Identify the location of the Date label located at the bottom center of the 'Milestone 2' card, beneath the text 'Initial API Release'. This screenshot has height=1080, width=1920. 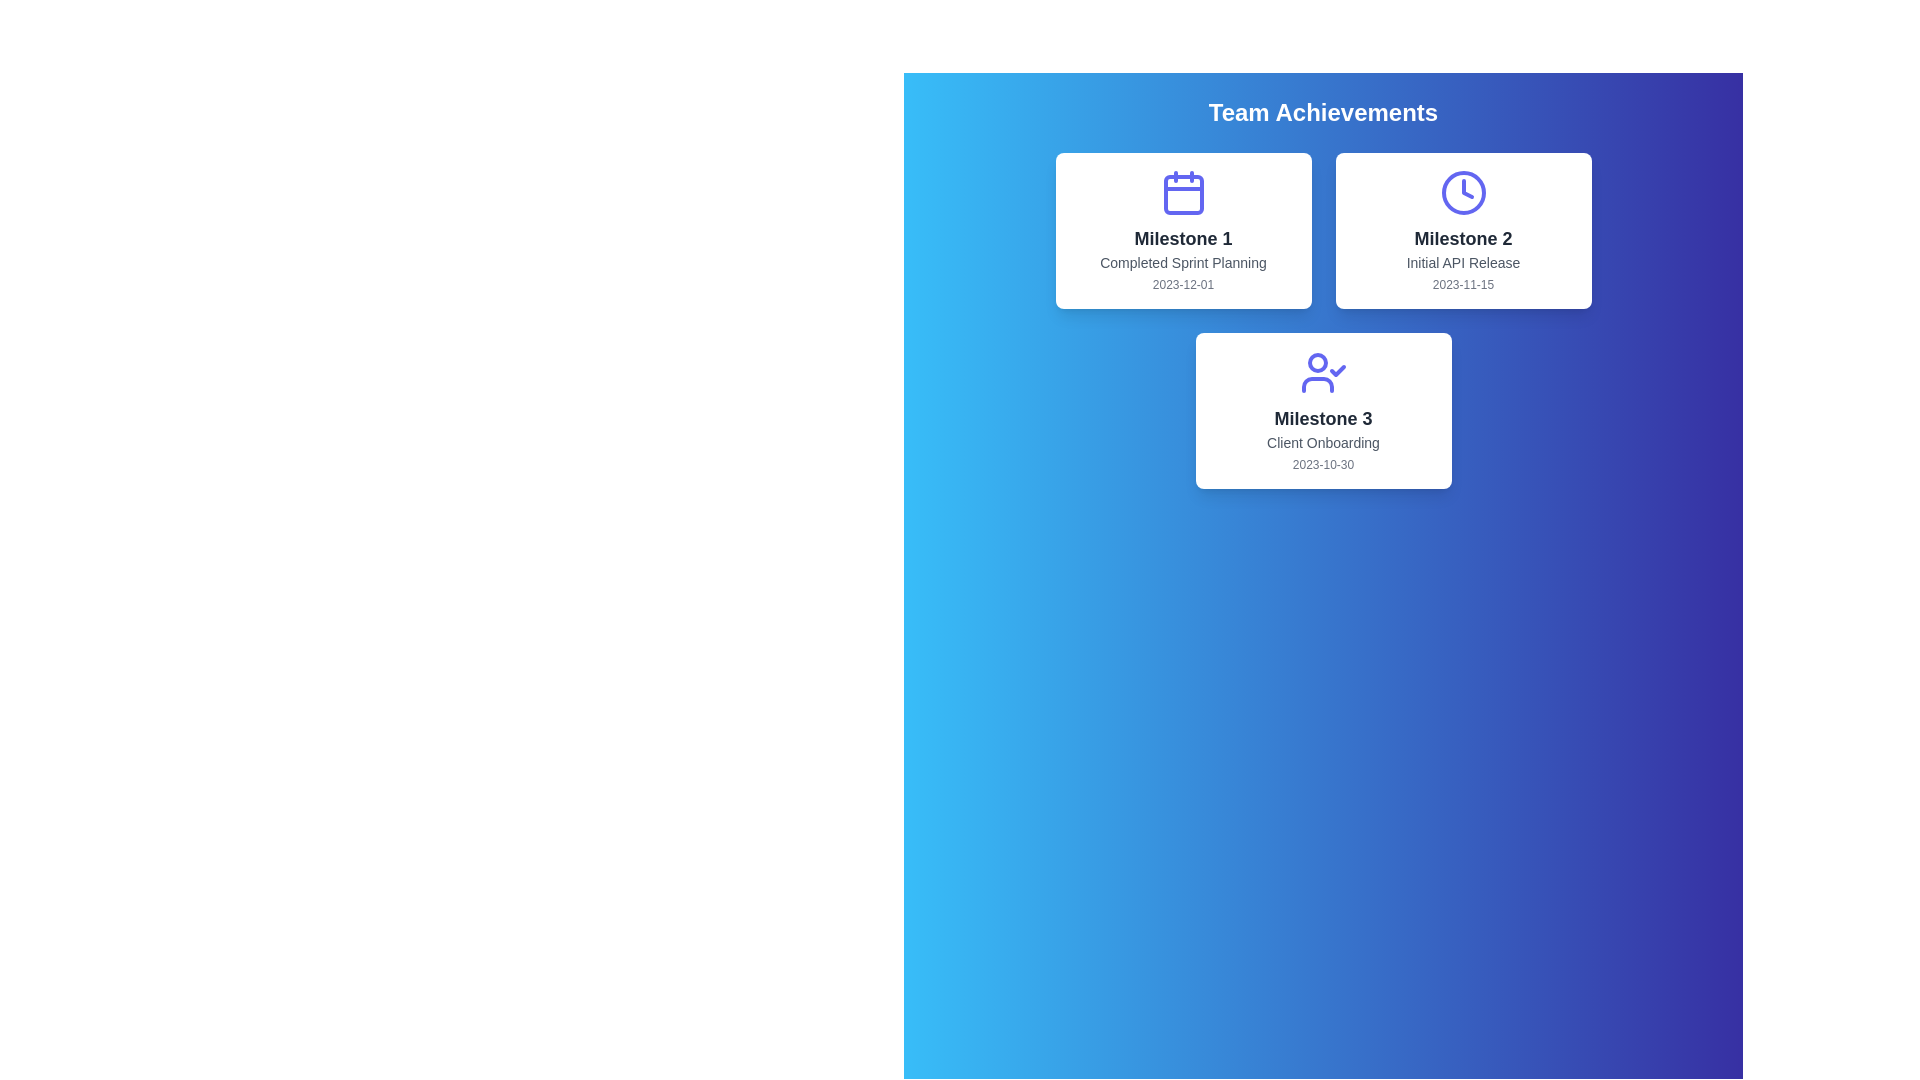
(1463, 285).